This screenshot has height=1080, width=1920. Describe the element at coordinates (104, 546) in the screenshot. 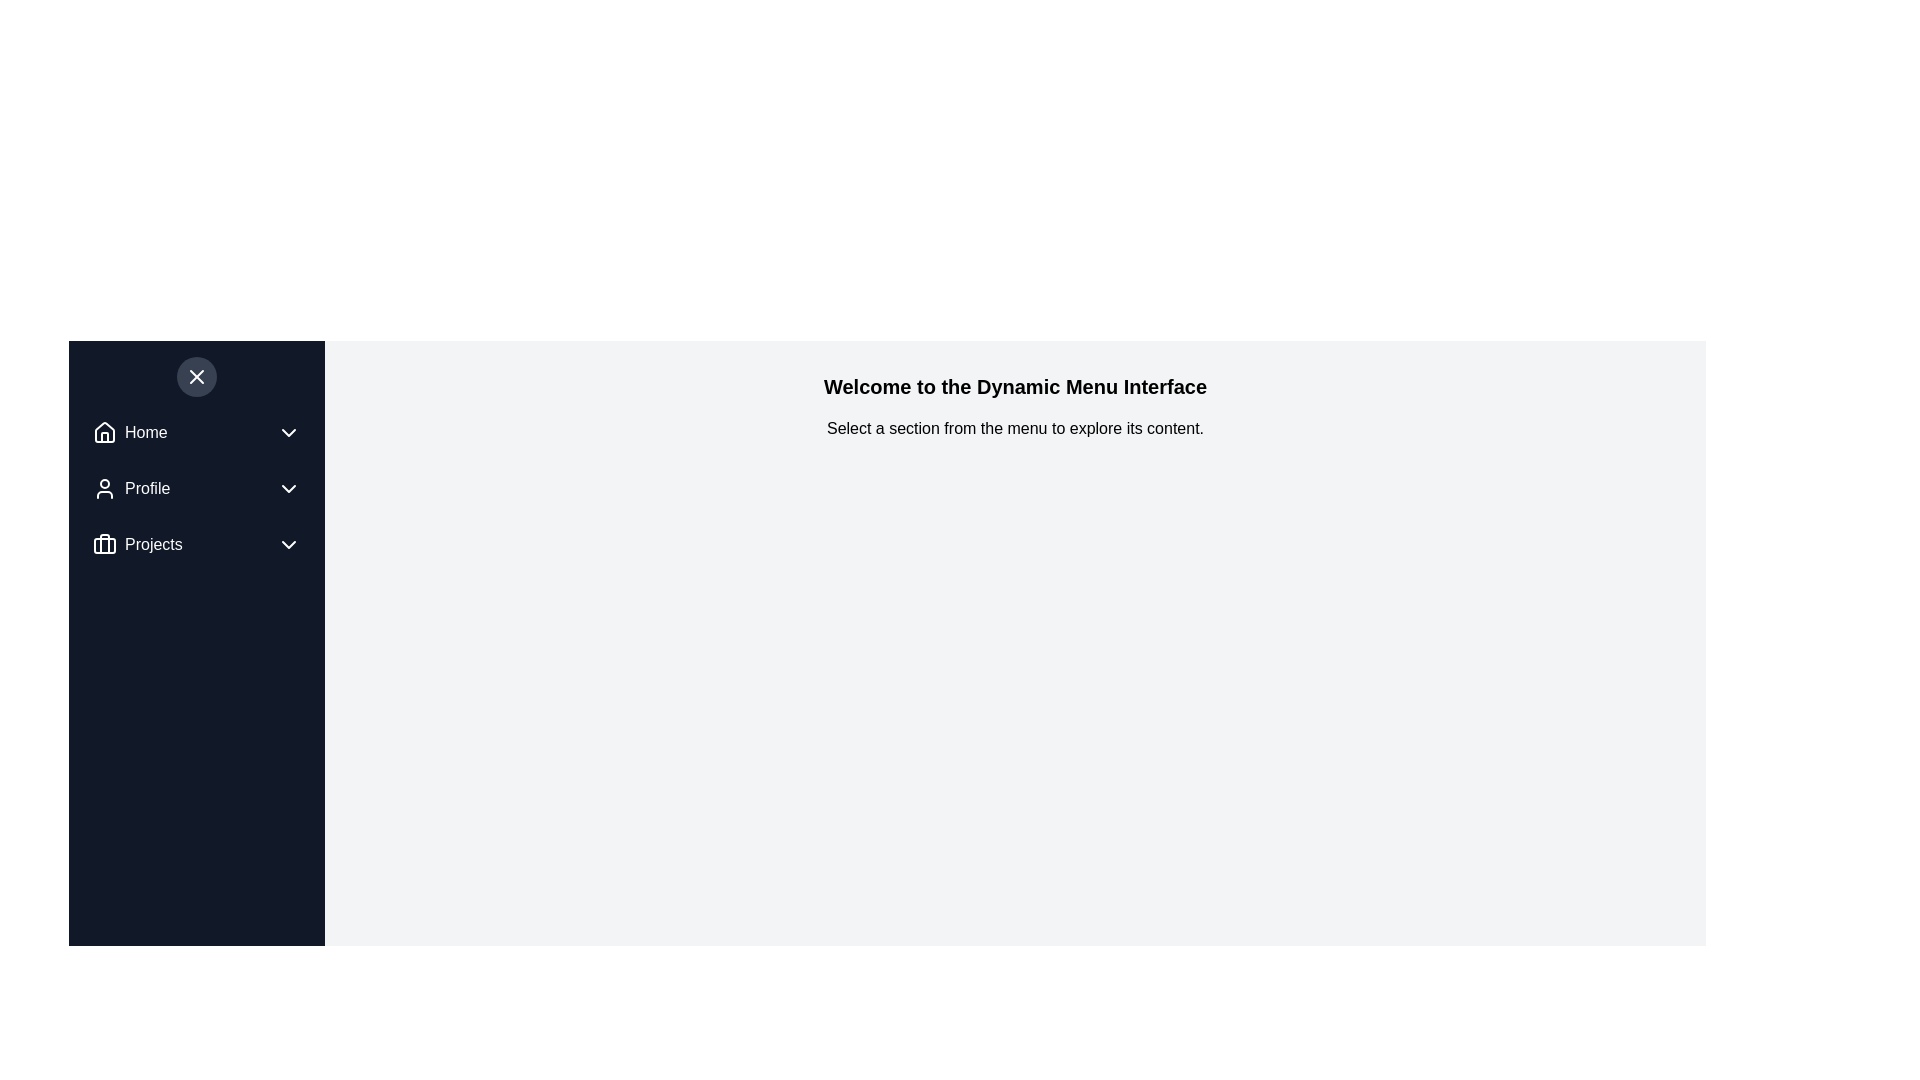

I see `the rectangular Icon component with rounded corners located within the briefcase icon, positioned to the left of the 'Projects' text in the vertical navigation menu` at that location.